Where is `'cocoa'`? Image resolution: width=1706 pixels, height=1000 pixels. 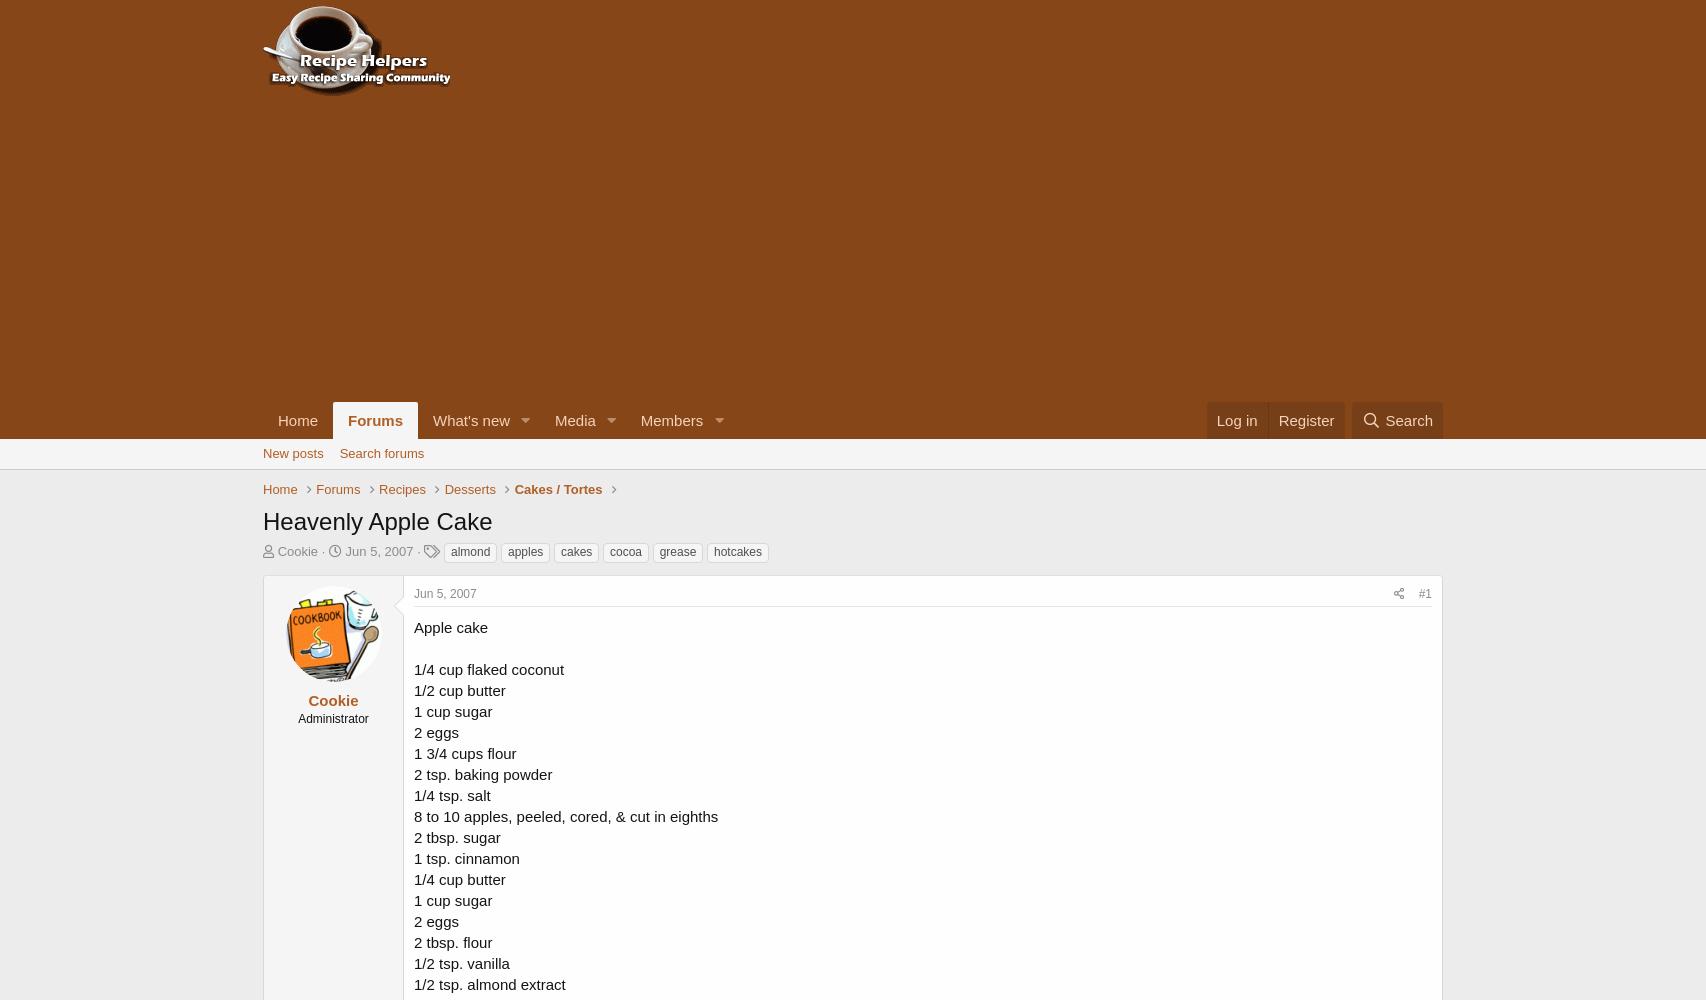 'cocoa' is located at coordinates (624, 552).